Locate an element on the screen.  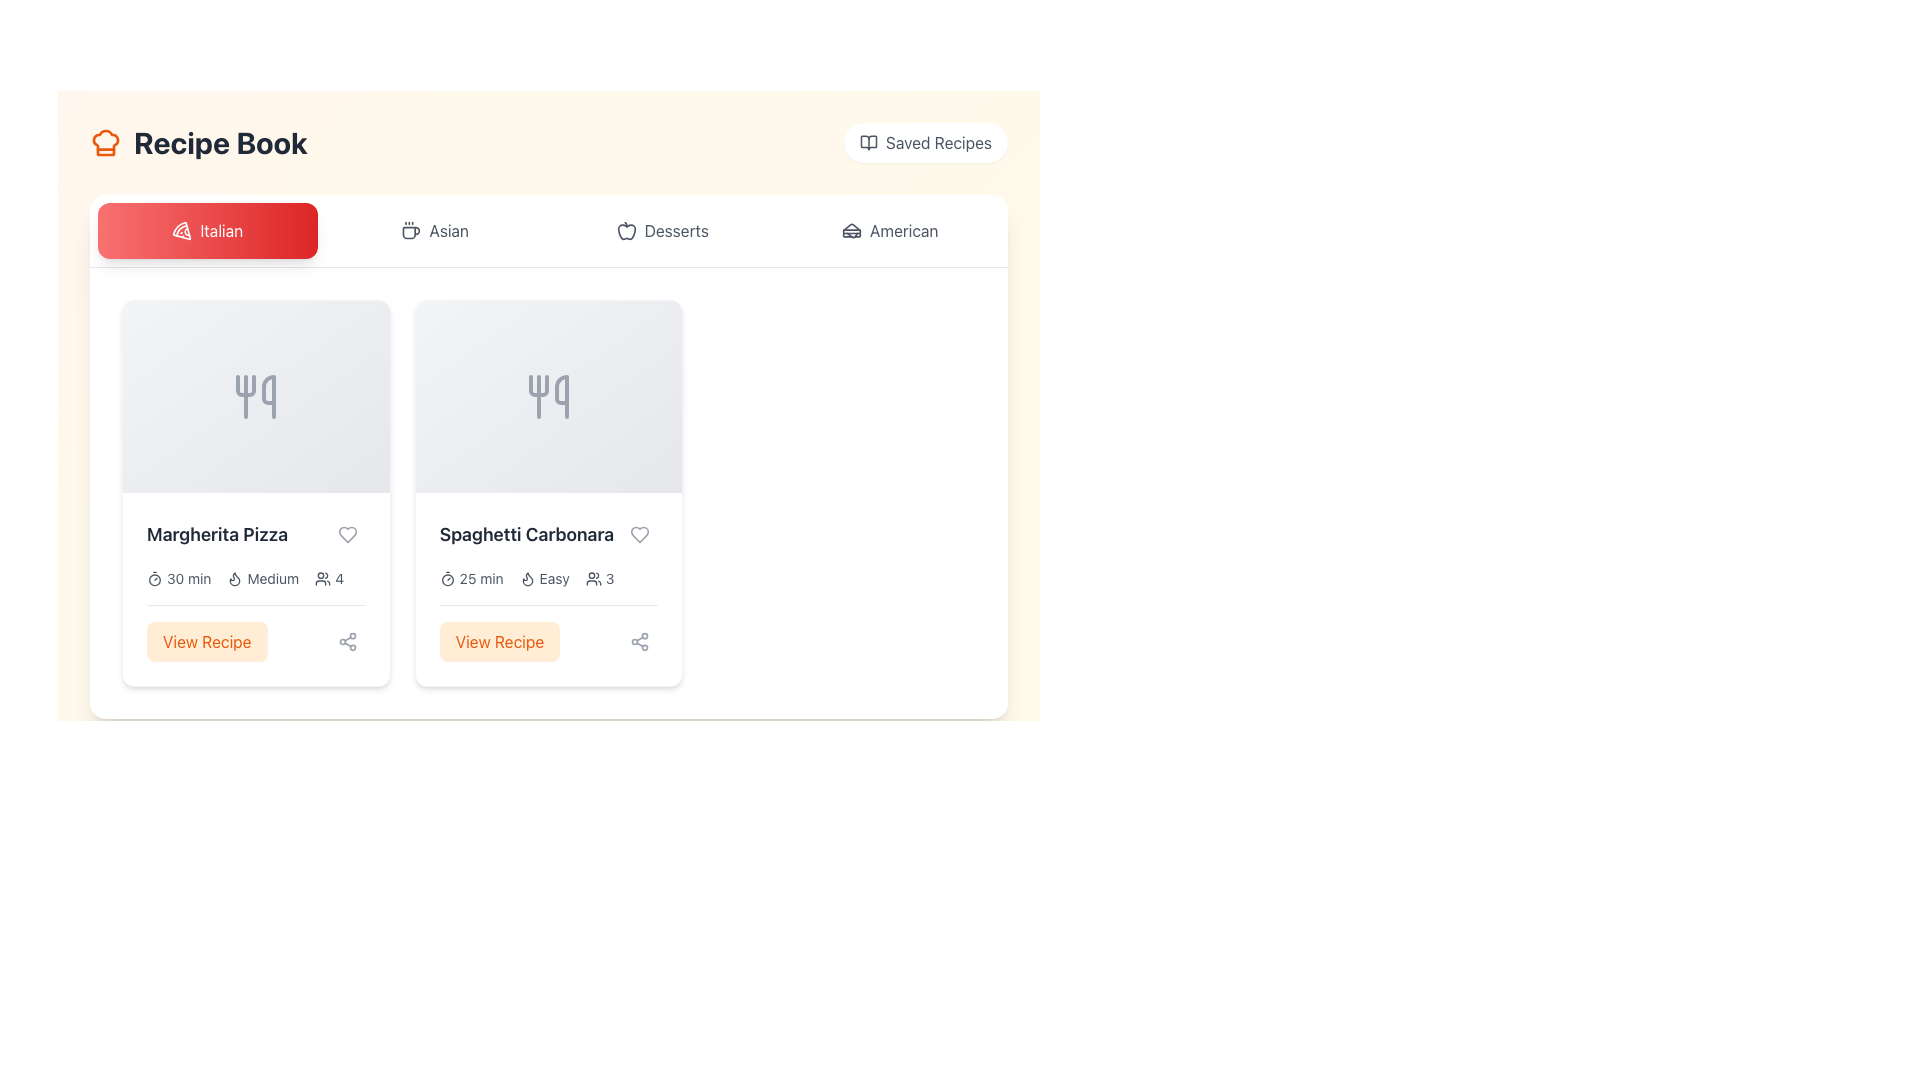
the flame icon located next to the text 'Medium' in the first recipe card below the title 'Margherita Pizza' is located at coordinates (235, 578).